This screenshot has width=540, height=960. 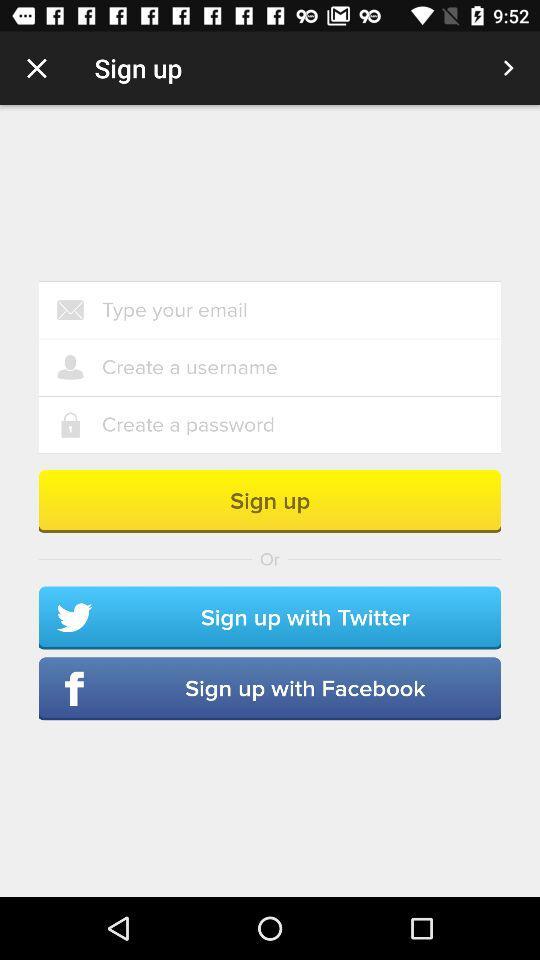 I want to click on icon next to the sign up icon, so click(x=36, y=68).